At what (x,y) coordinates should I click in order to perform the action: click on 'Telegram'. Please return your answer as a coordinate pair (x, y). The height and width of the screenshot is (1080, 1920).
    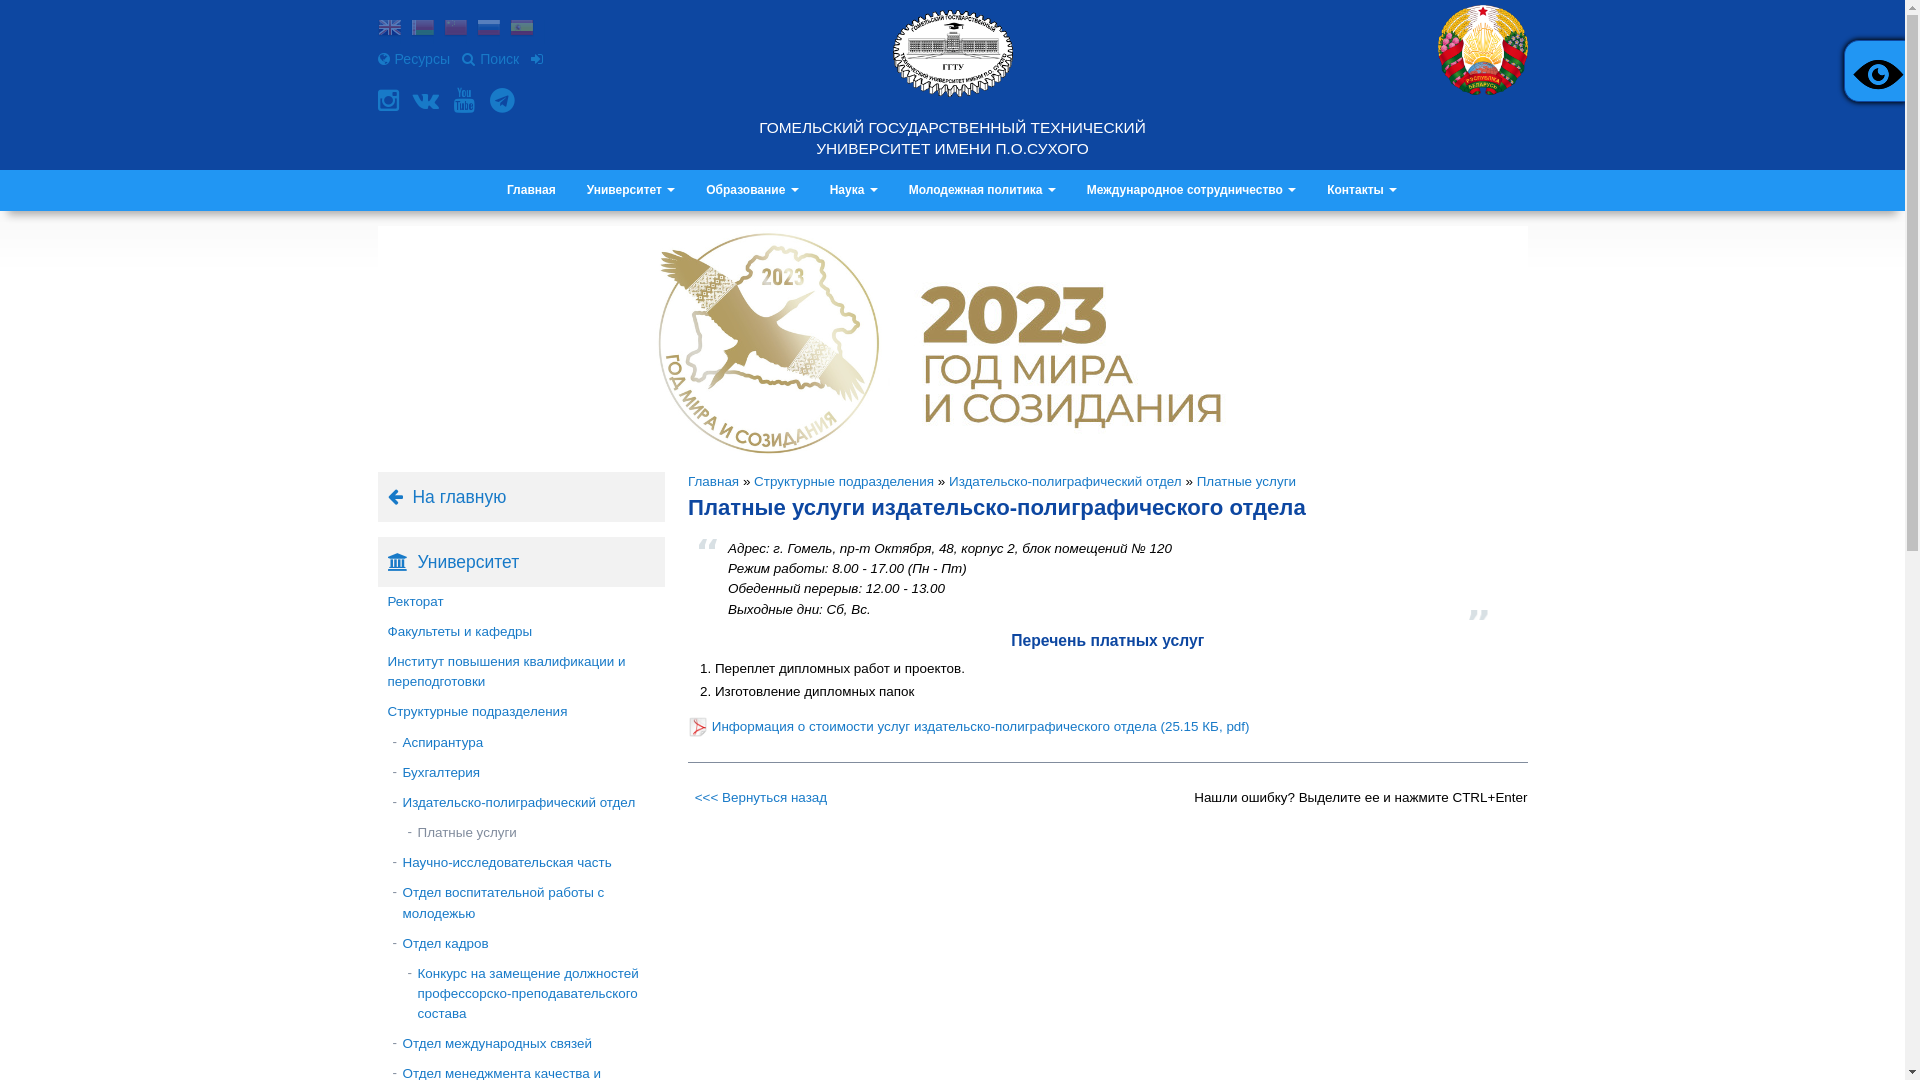
    Looking at the image, I should click on (489, 100).